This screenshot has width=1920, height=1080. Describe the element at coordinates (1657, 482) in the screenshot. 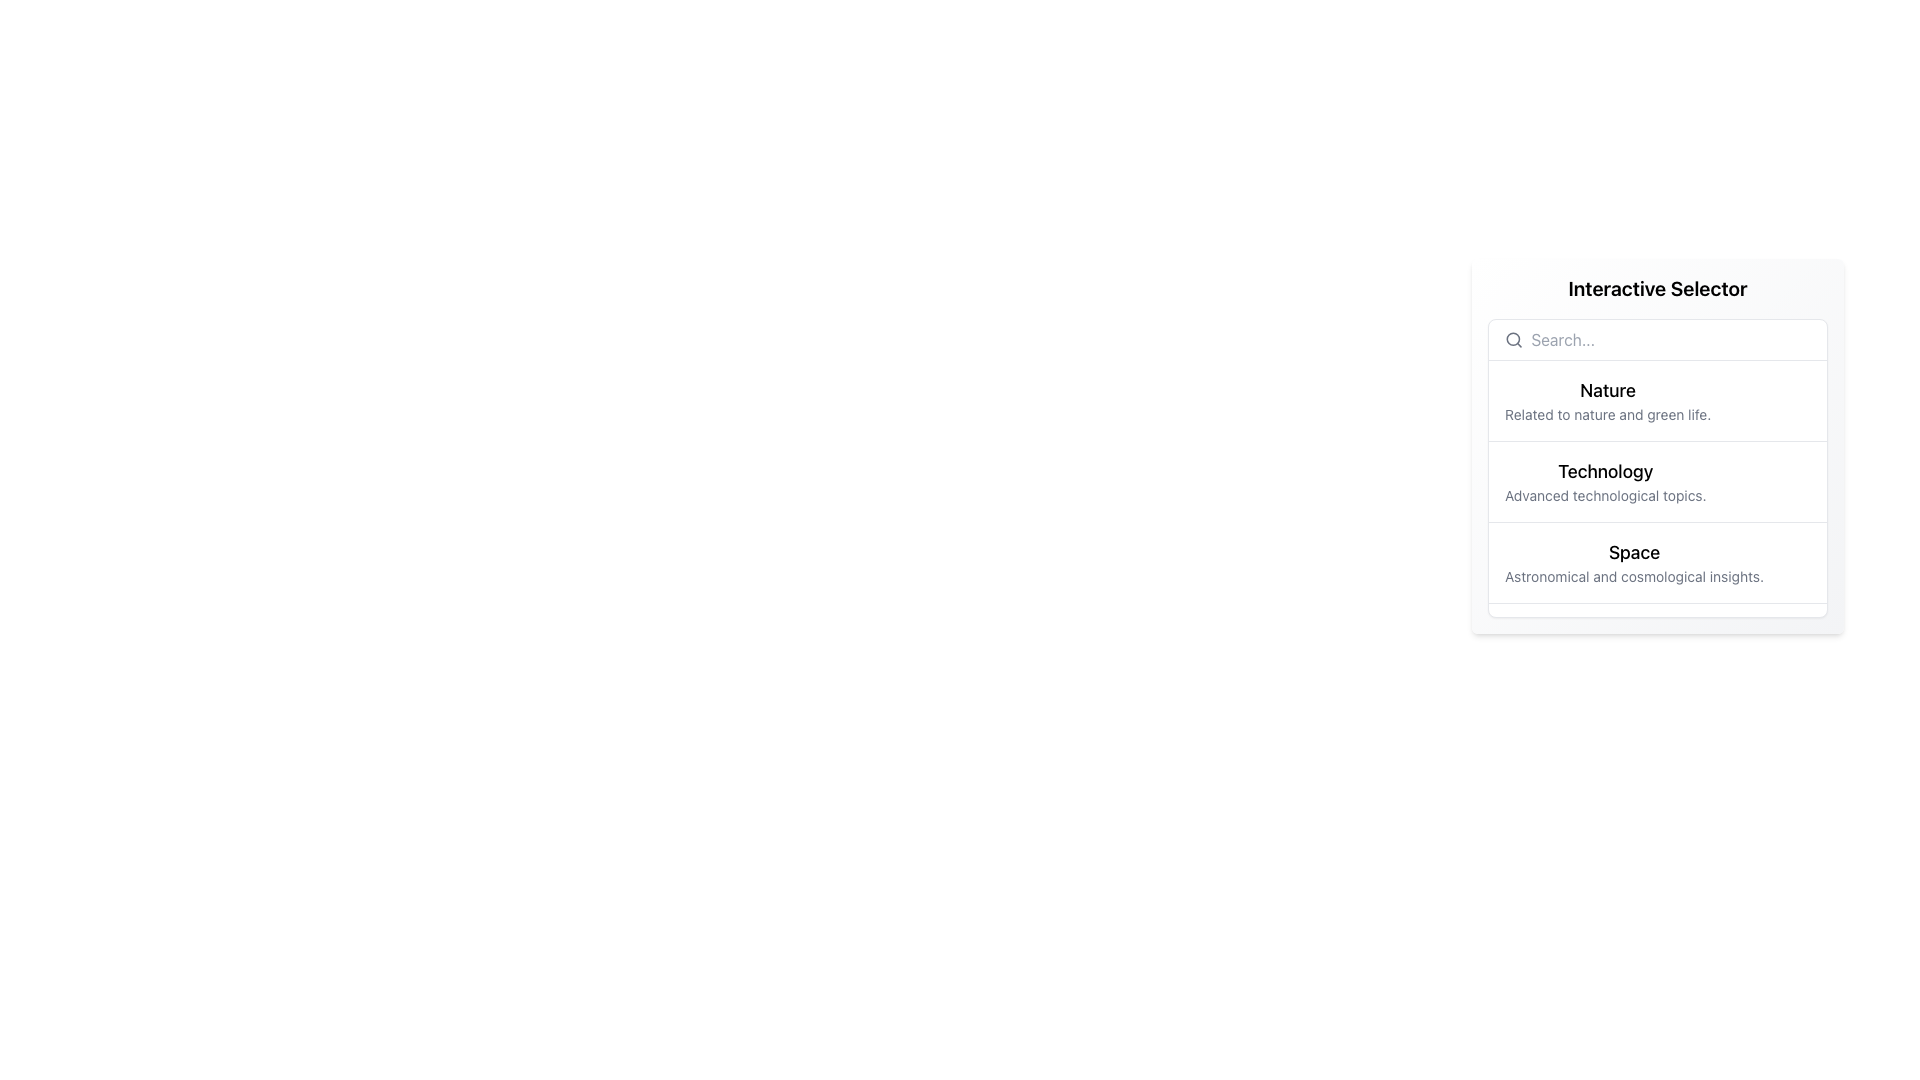

I see `the interactive list item representing the category 'Technology'` at that location.